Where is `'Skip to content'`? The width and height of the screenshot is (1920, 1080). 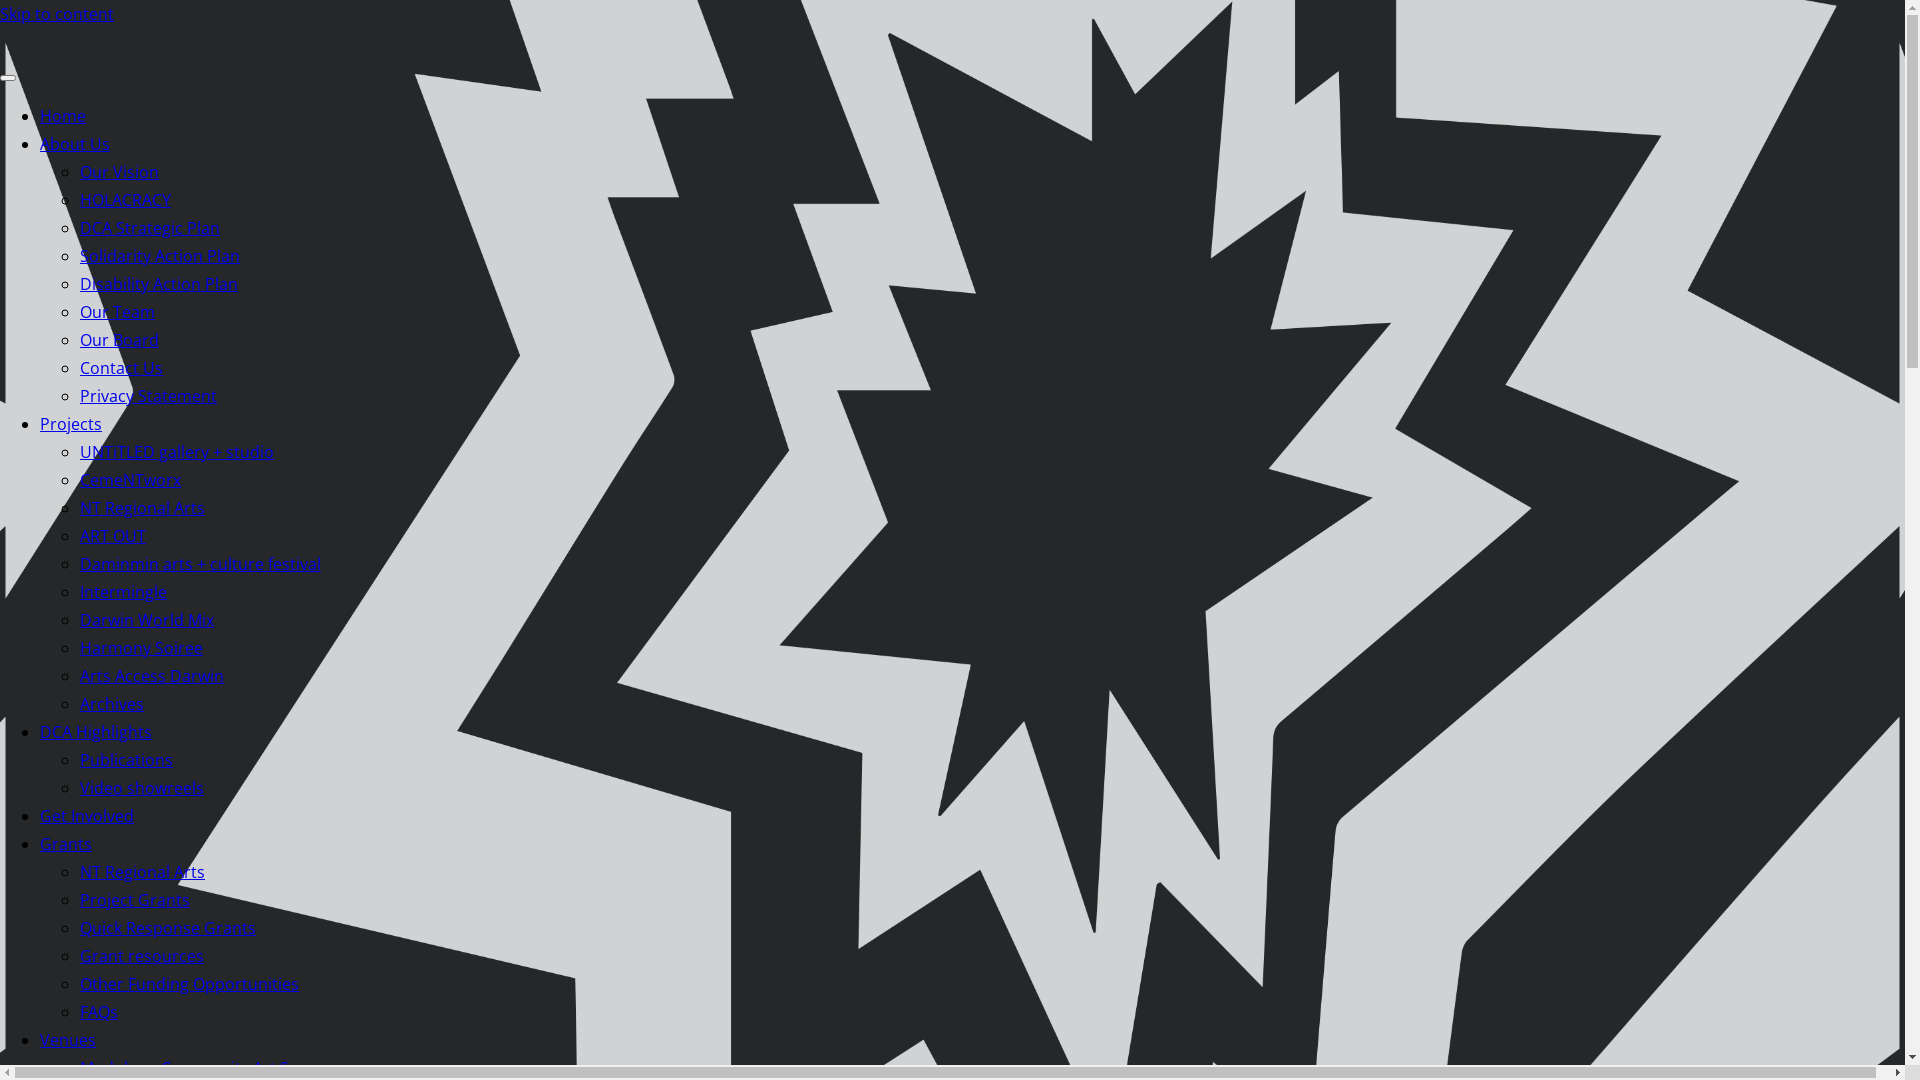 'Skip to content' is located at coordinates (57, 14).